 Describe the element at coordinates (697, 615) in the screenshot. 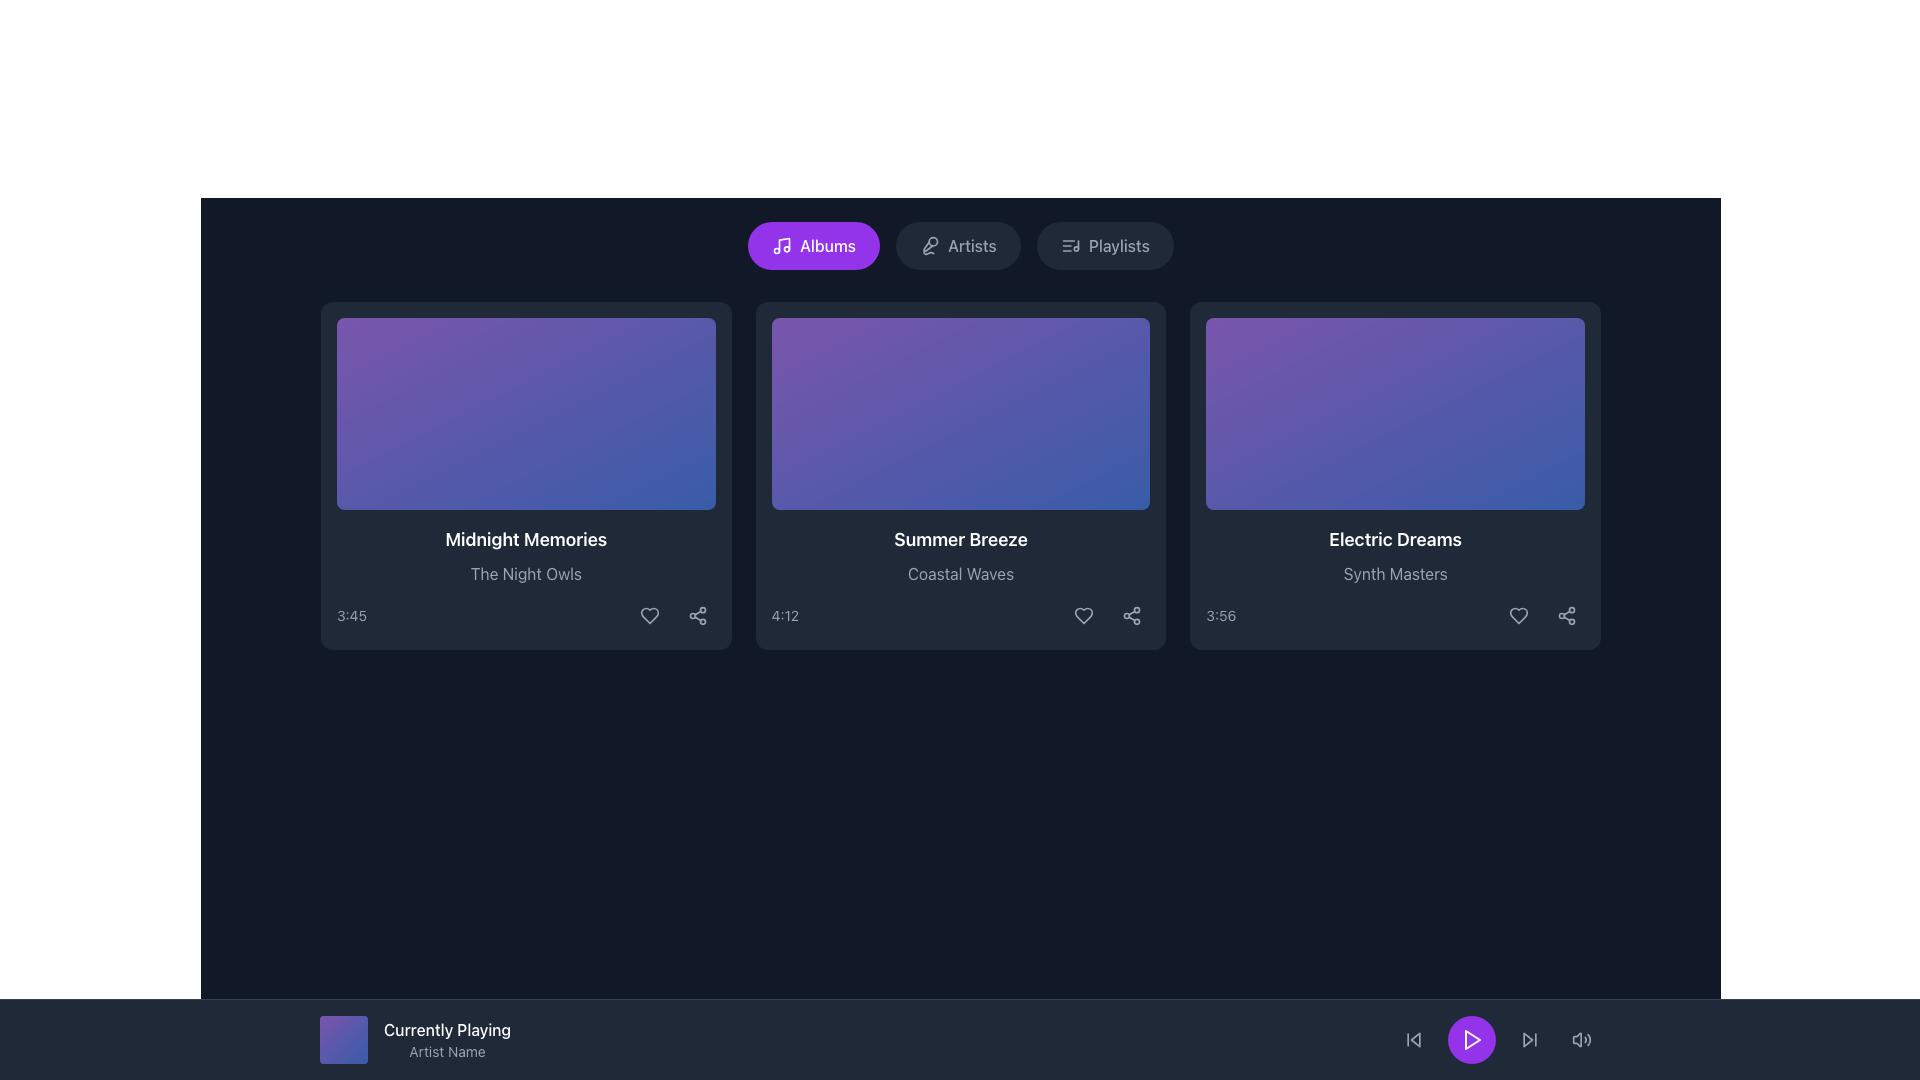

I see `the share icon button located at the bottom-right corner of the 'Midnight Memories' album card to share the album` at that location.